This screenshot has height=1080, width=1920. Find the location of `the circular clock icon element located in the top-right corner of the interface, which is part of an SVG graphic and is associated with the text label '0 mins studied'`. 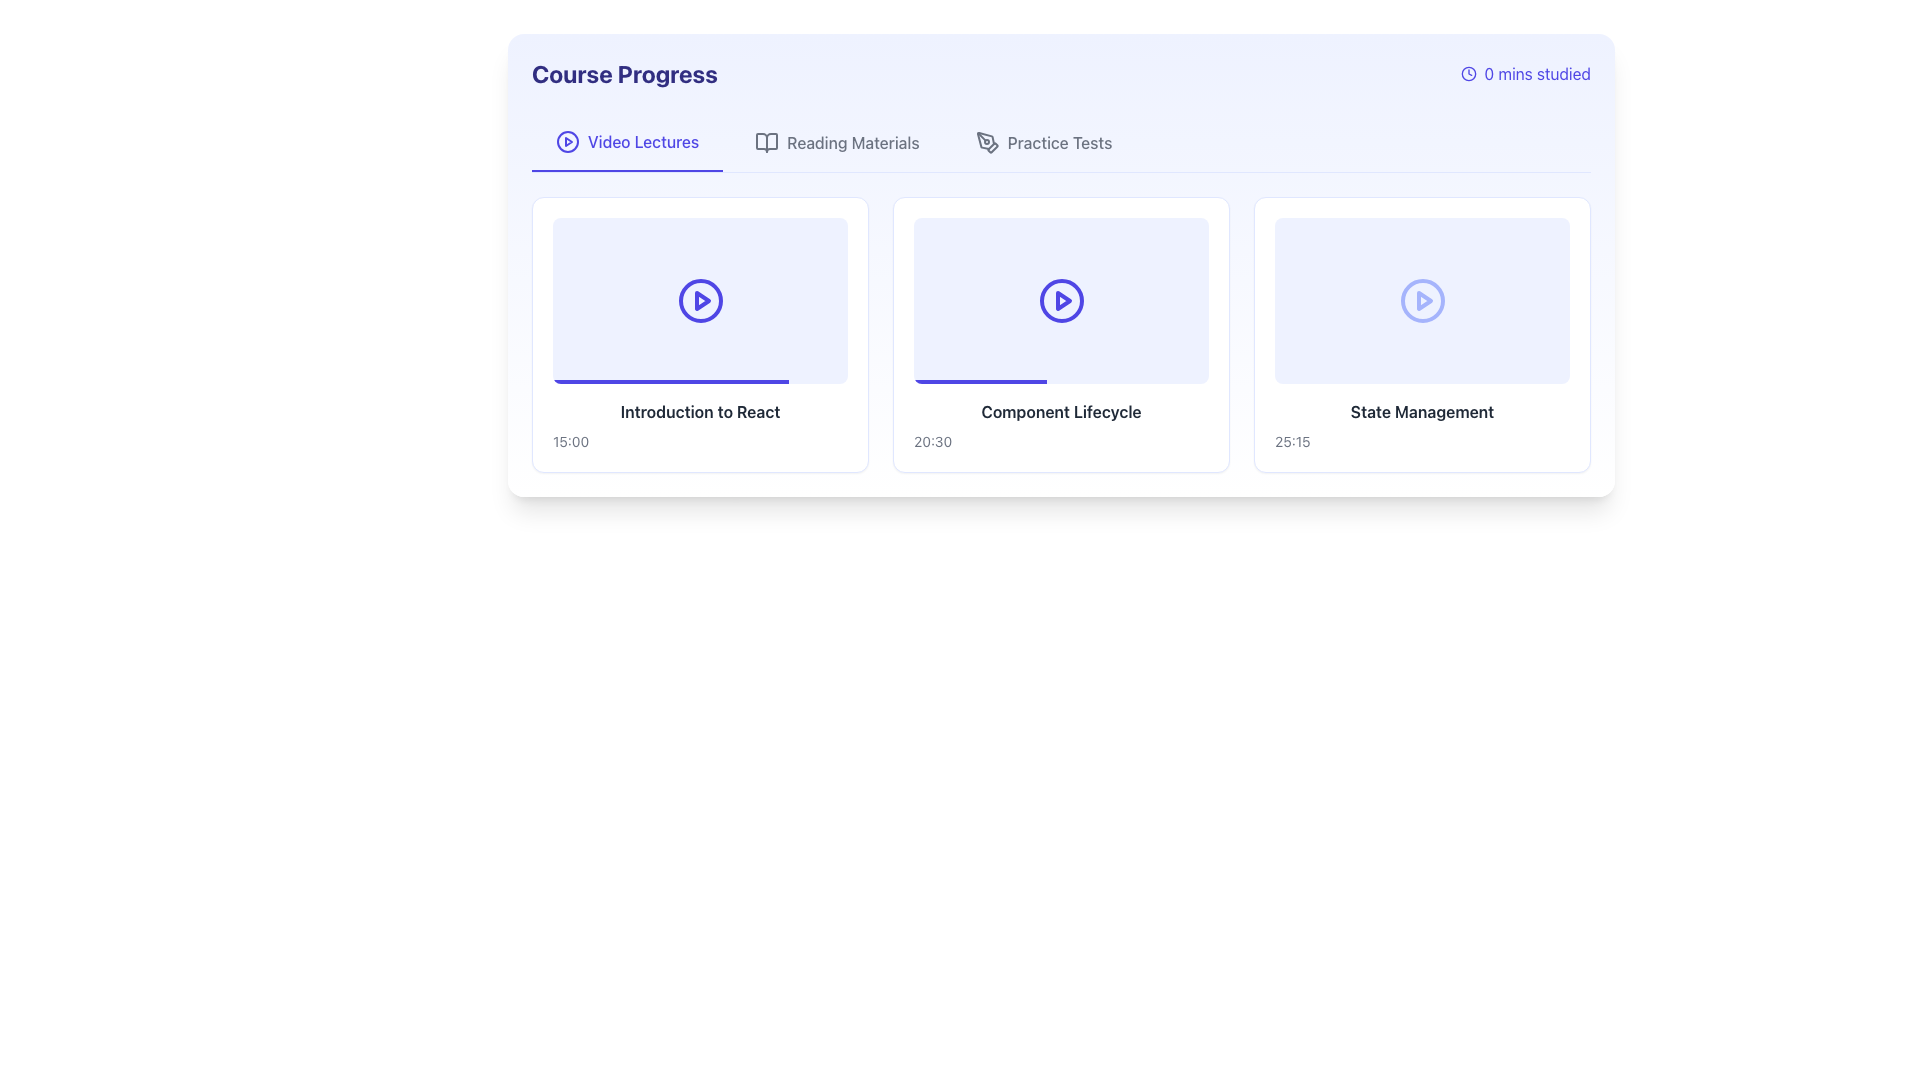

the circular clock icon element located in the top-right corner of the interface, which is part of an SVG graphic and is associated with the text label '0 mins studied' is located at coordinates (1468, 72).